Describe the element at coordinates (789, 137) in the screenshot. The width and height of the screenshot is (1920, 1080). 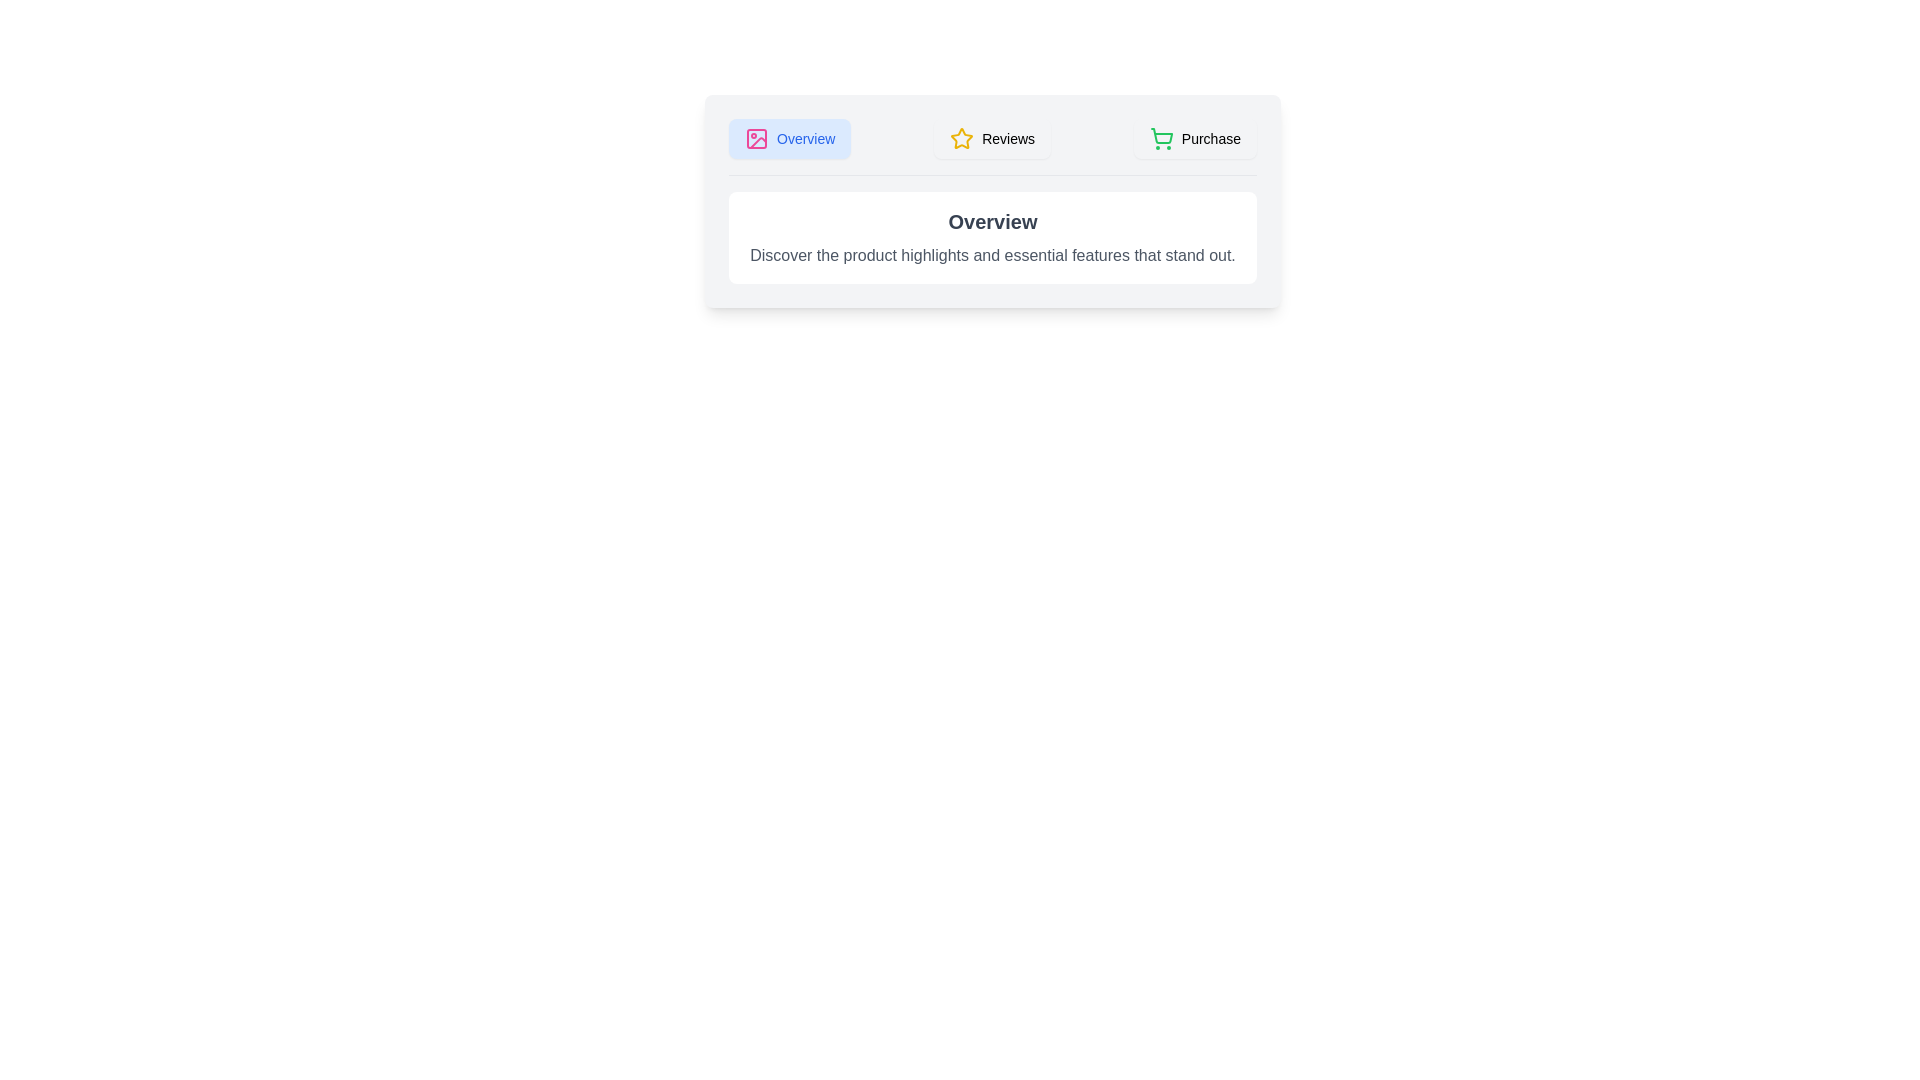
I see `the Overview tab to view its content` at that location.